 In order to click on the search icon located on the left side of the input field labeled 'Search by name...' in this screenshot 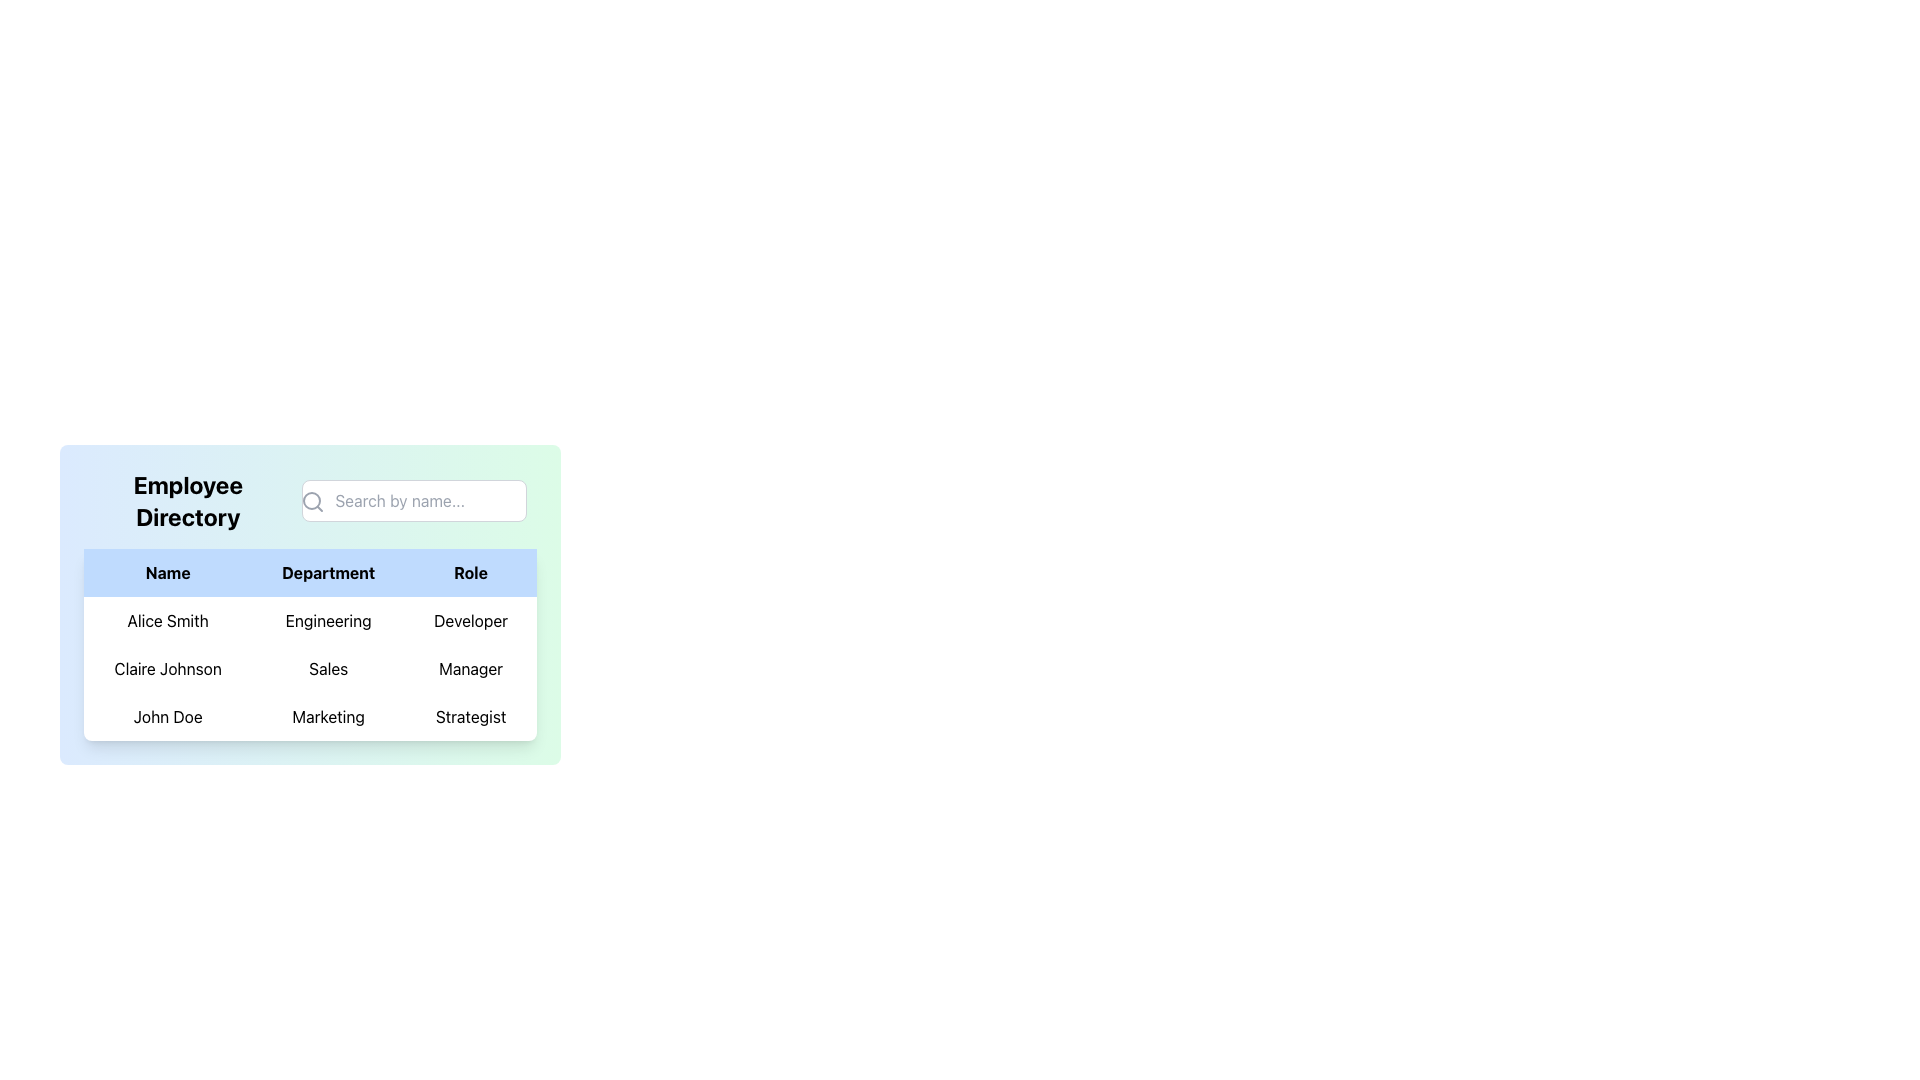, I will do `click(311, 500)`.